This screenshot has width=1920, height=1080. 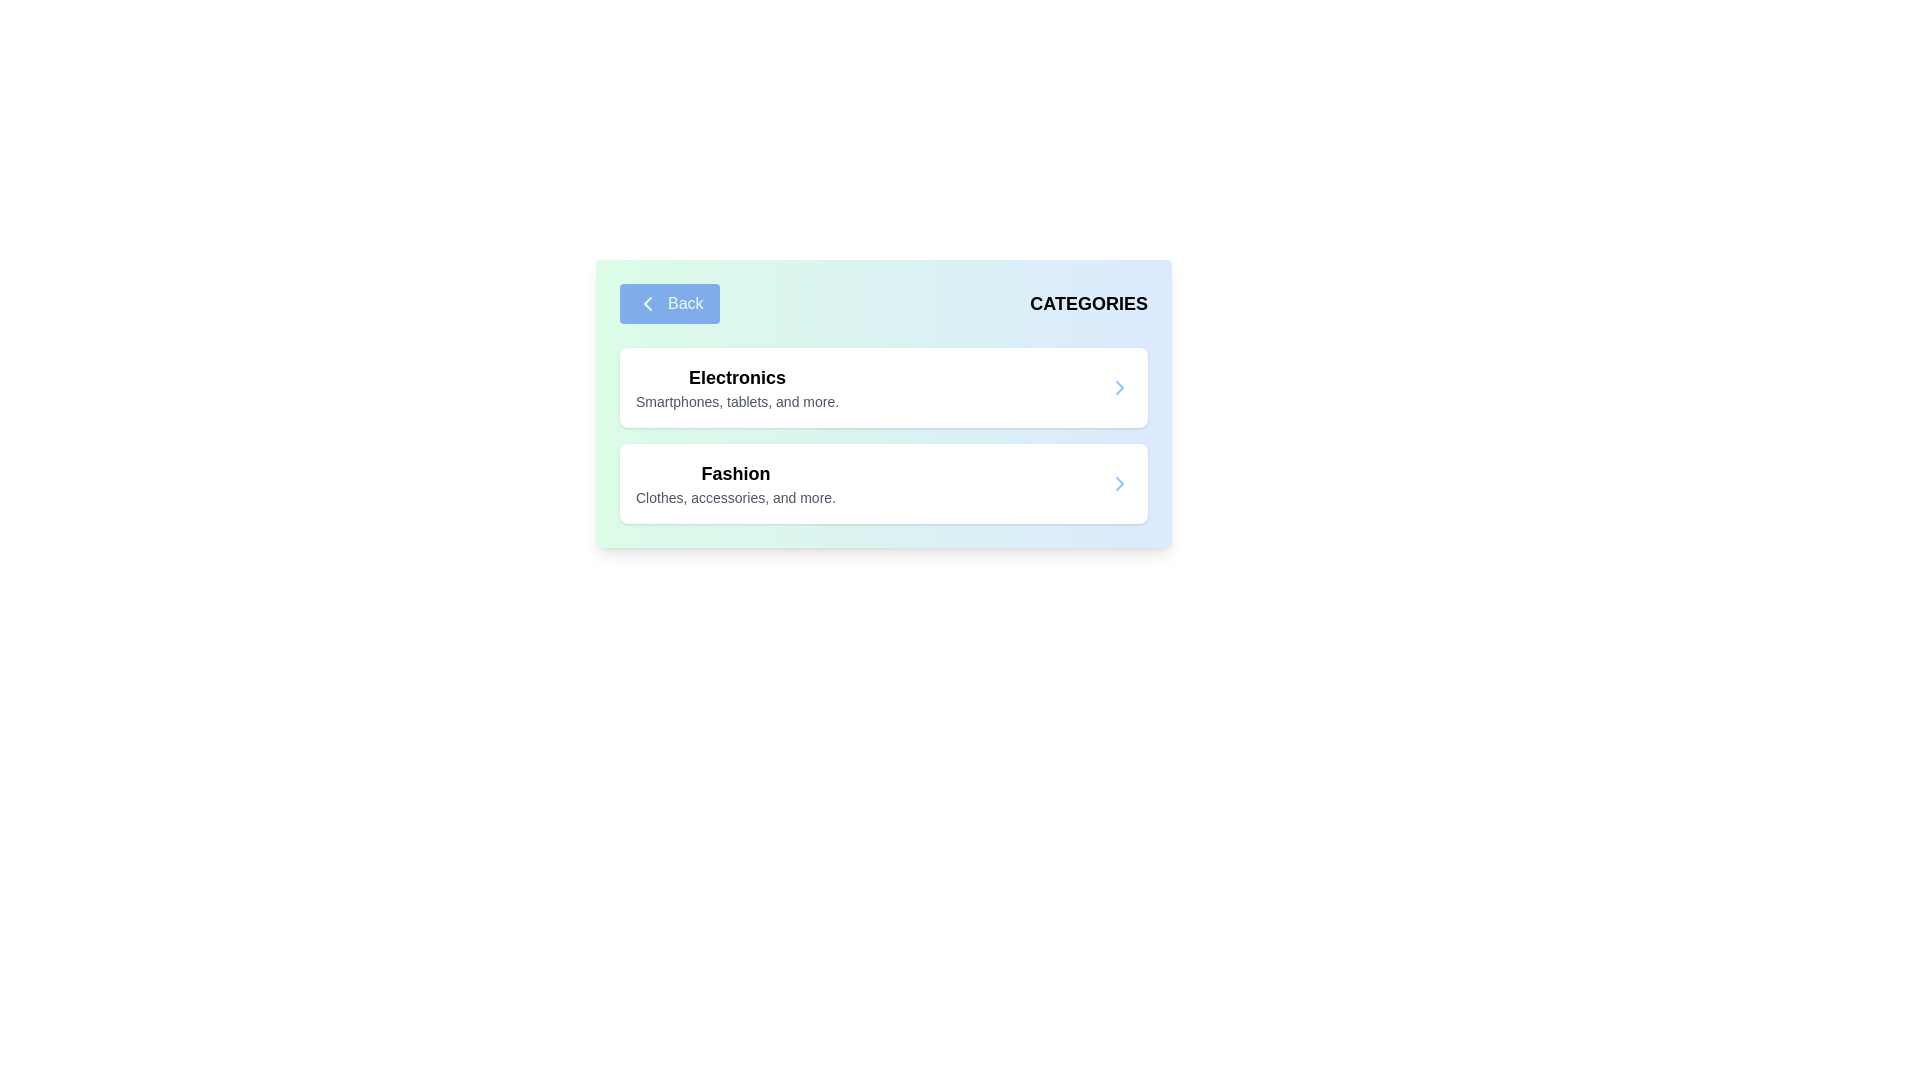 What do you see at coordinates (882, 483) in the screenshot?
I see `the 'Fashion' category item, the second card in the vertical list of category items` at bounding box center [882, 483].